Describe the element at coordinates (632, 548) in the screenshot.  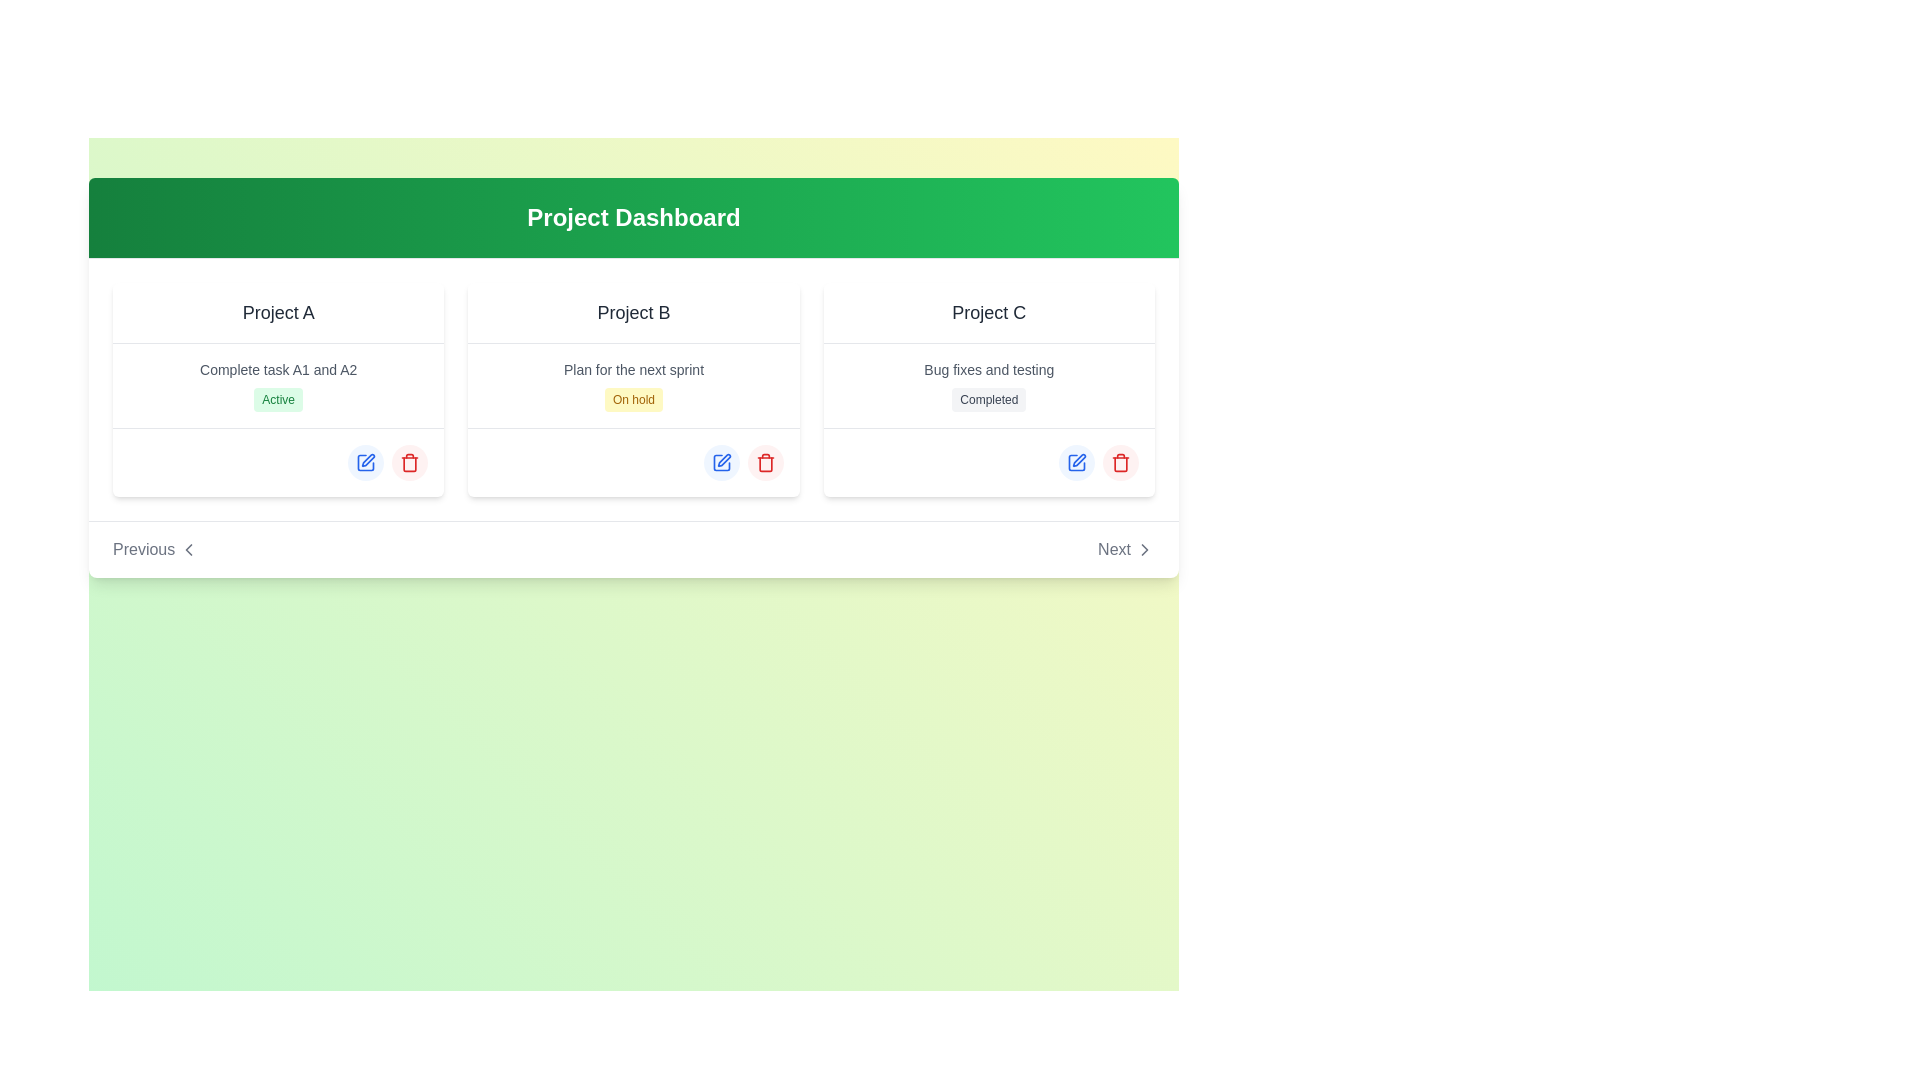
I see `the navigation button located at the bottom of the card layout` at that location.